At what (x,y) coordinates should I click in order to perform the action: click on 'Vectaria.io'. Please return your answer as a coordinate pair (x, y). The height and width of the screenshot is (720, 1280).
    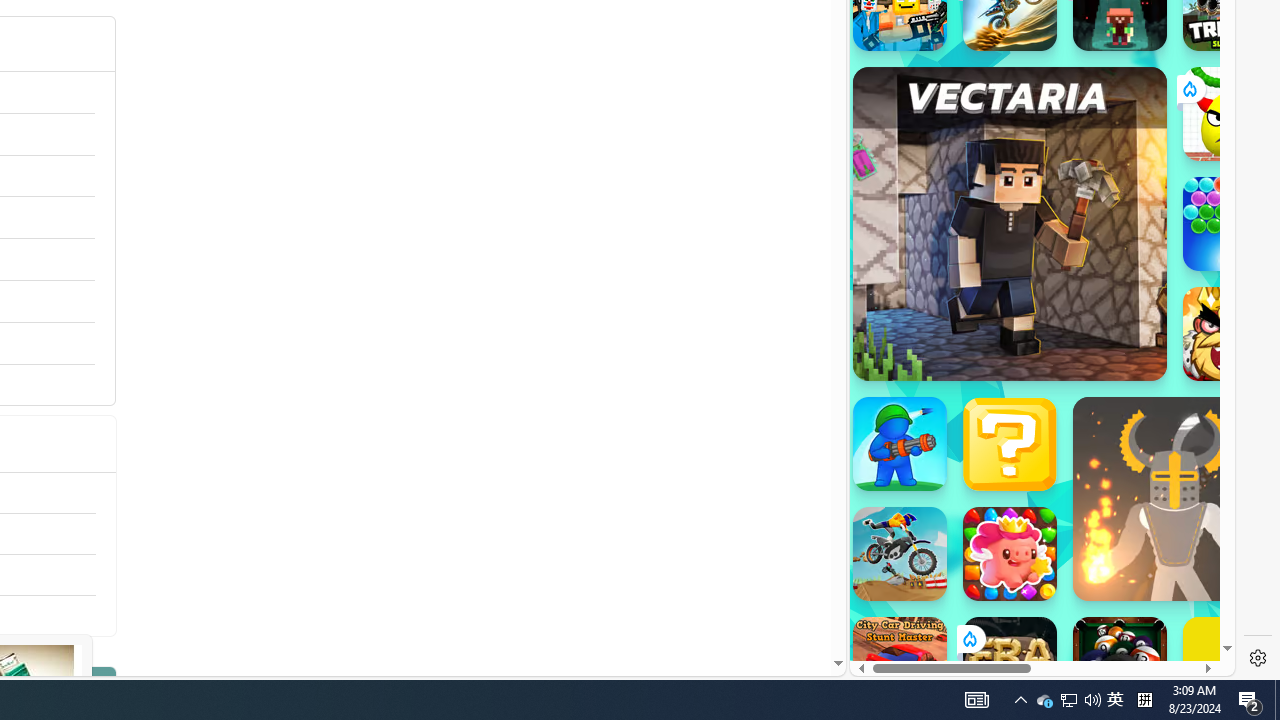
    Looking at the image, I should click on (1009, 223).